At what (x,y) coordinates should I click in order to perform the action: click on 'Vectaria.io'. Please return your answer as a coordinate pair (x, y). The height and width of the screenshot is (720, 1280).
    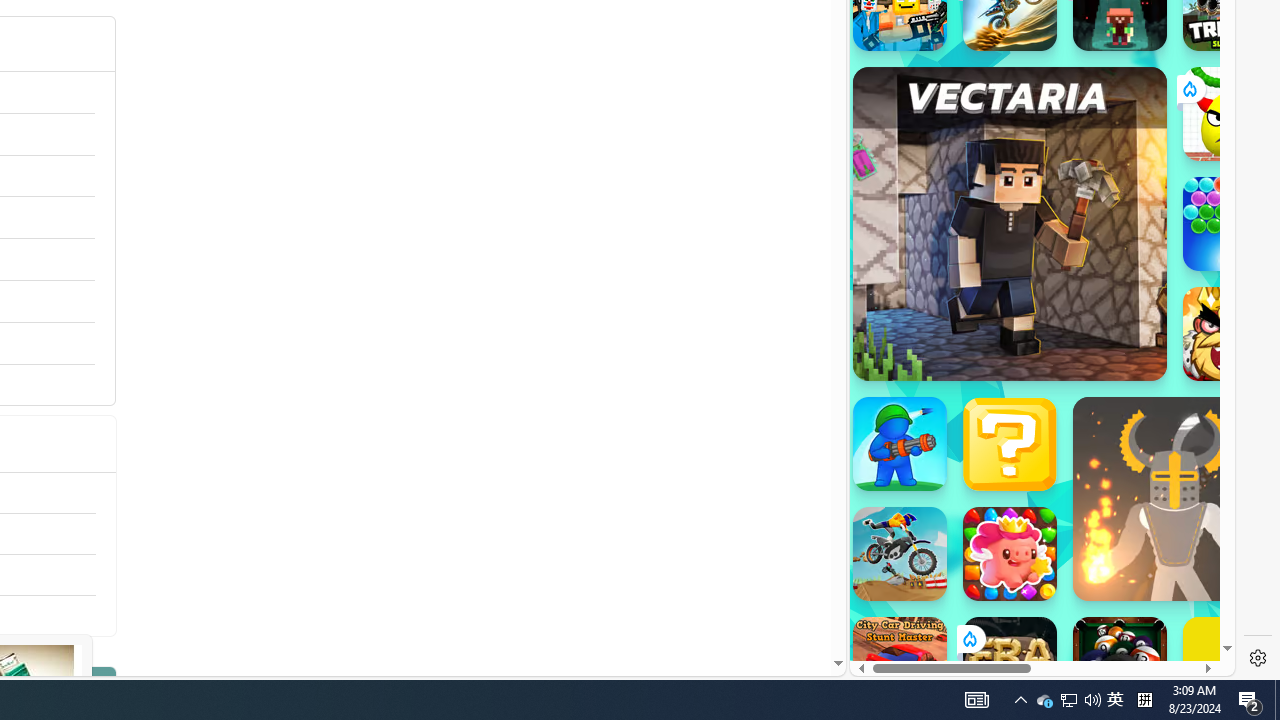
    Looking at the image, I should click on (1009, 223).